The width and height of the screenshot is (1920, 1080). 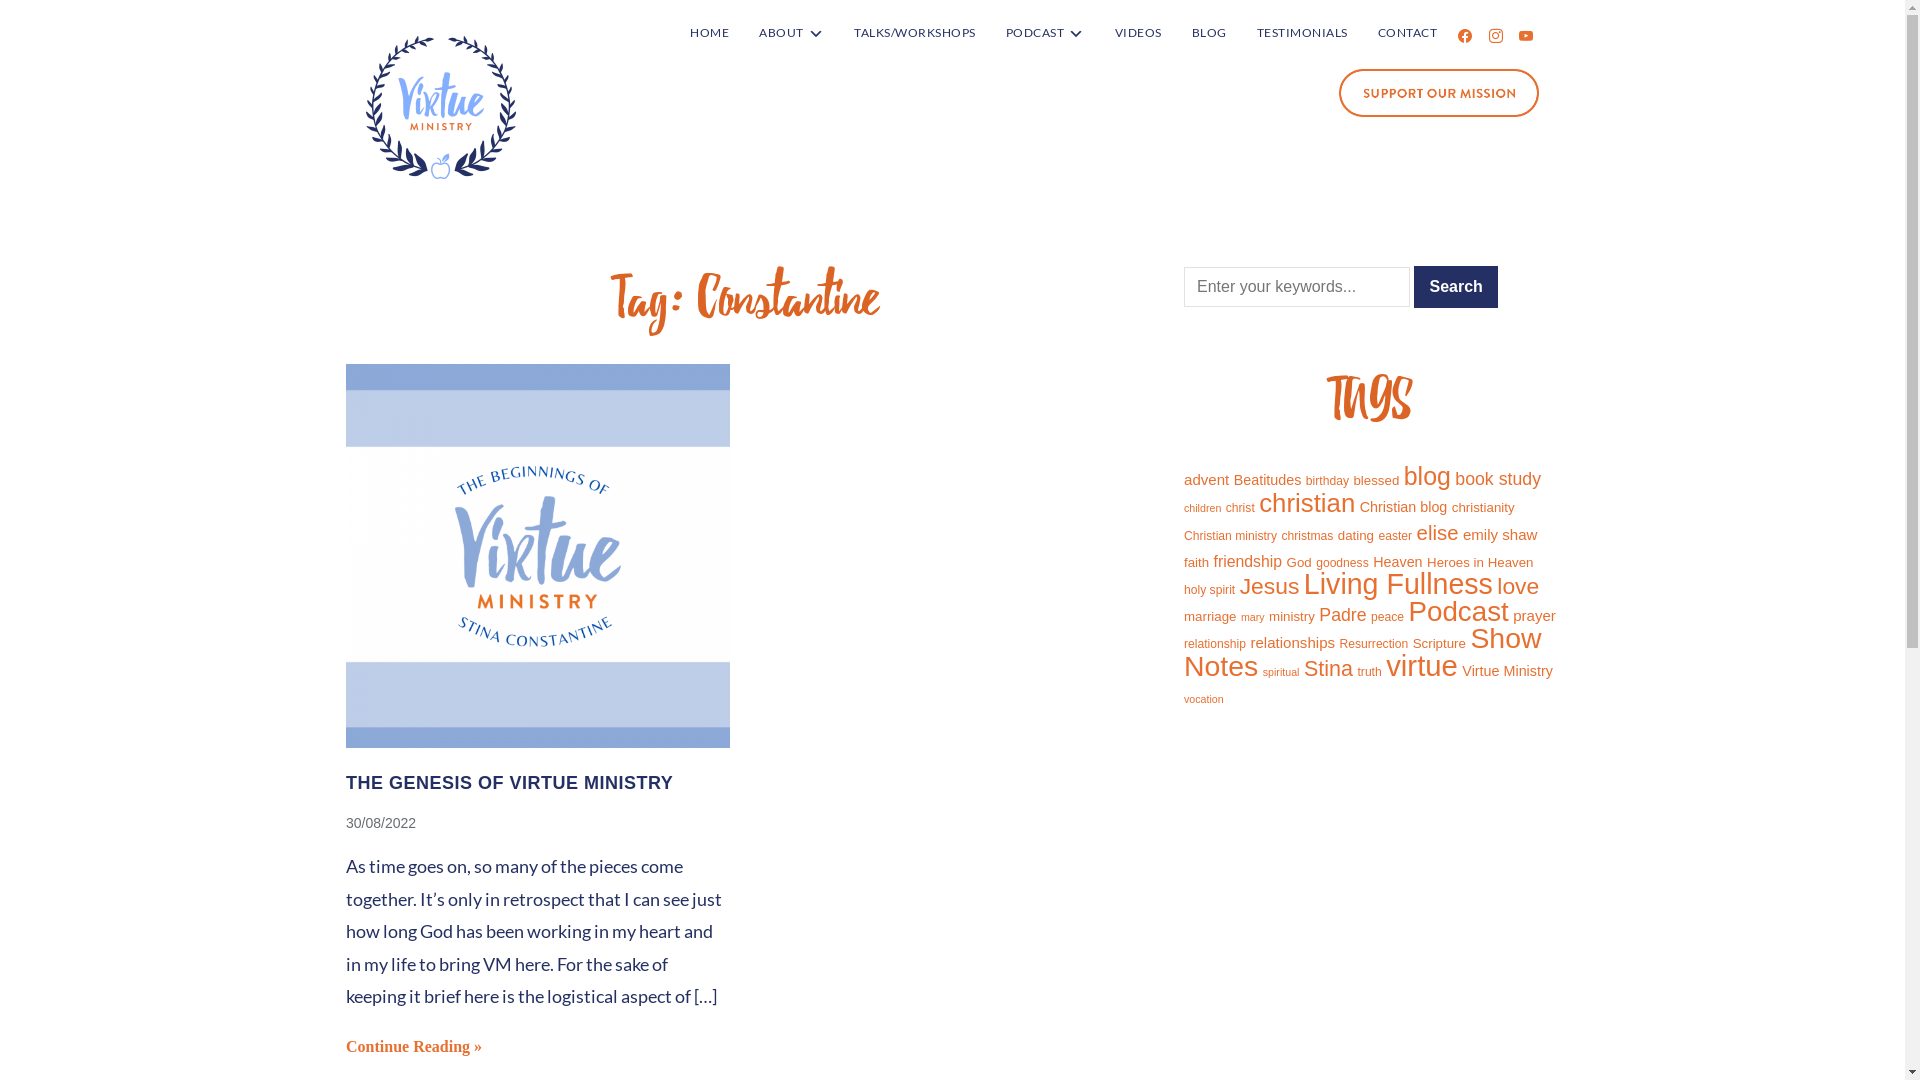 I want to click on 'PODCAST', so click(x=1044, y=33).